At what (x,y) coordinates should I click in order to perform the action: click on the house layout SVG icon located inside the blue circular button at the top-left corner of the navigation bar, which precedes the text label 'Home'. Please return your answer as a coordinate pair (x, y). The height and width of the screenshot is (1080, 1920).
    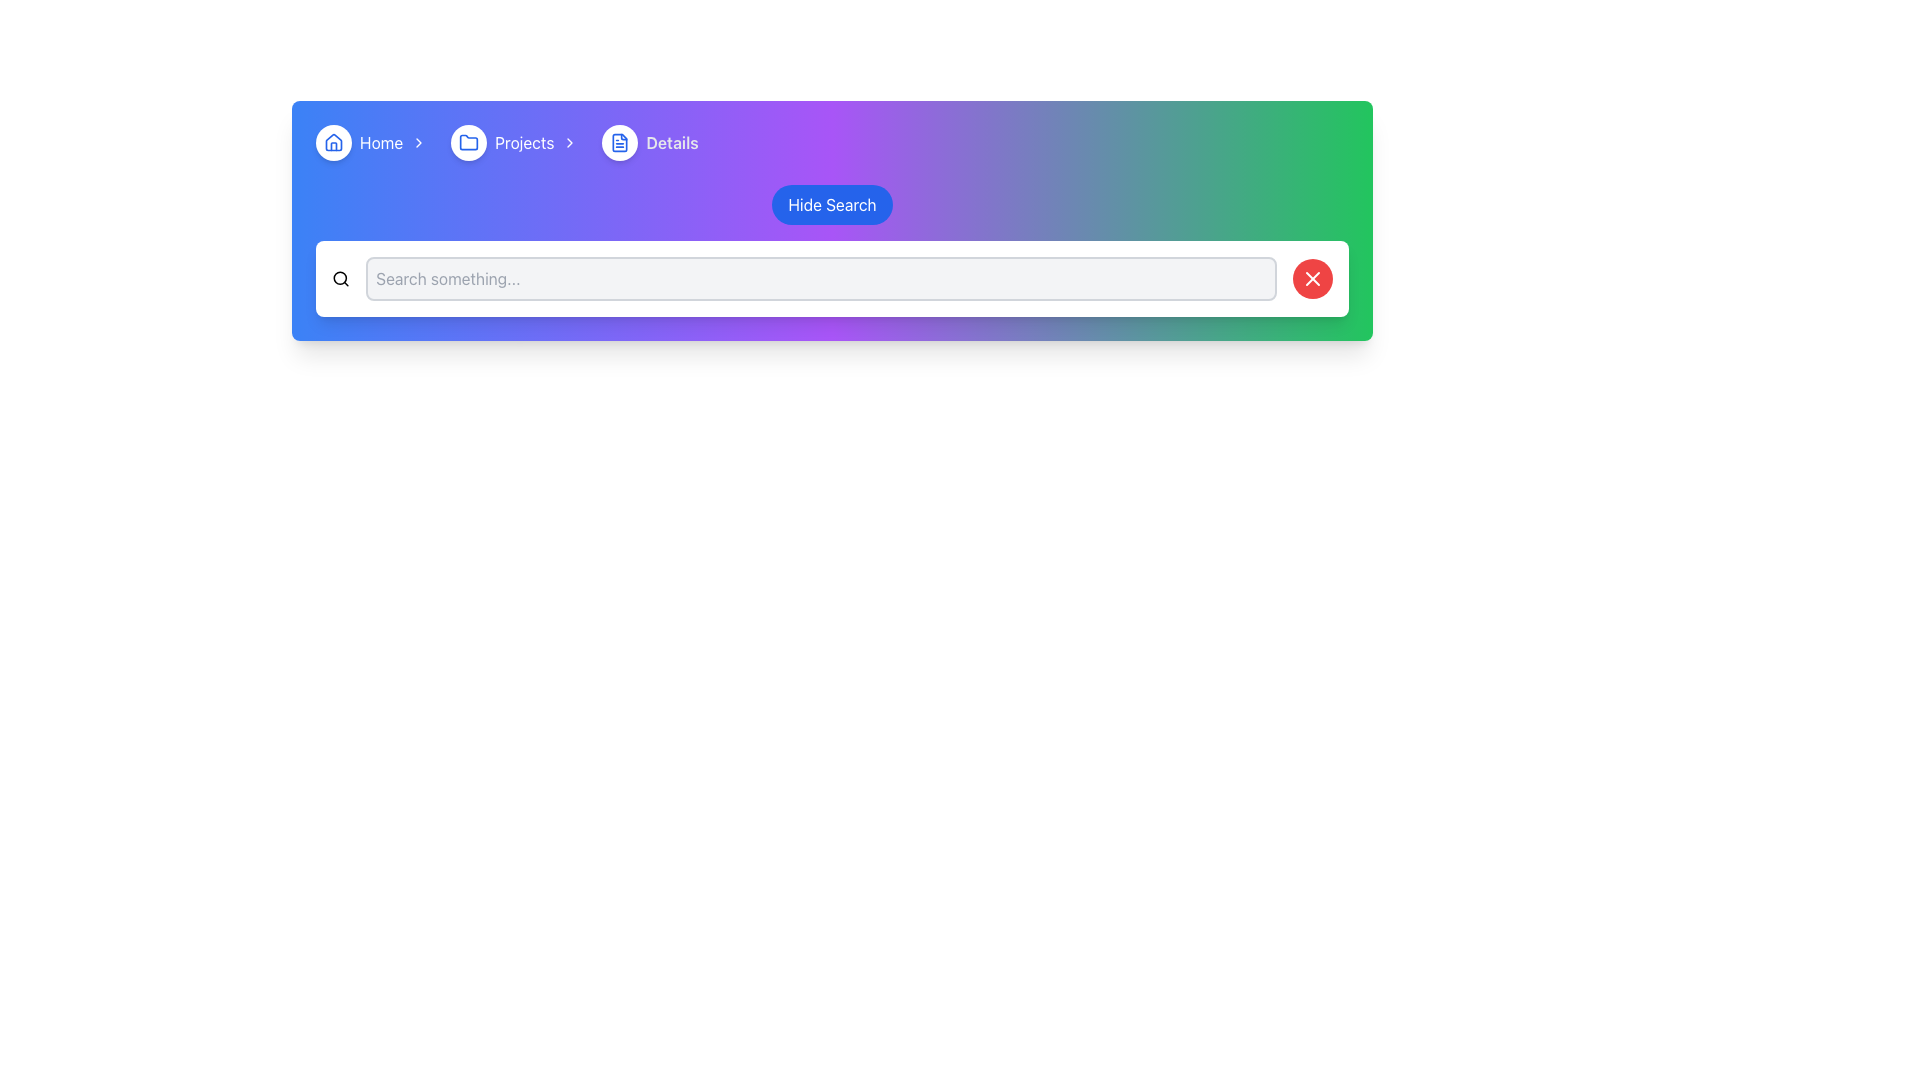
    Looking at the image, I should click on (334, 141).